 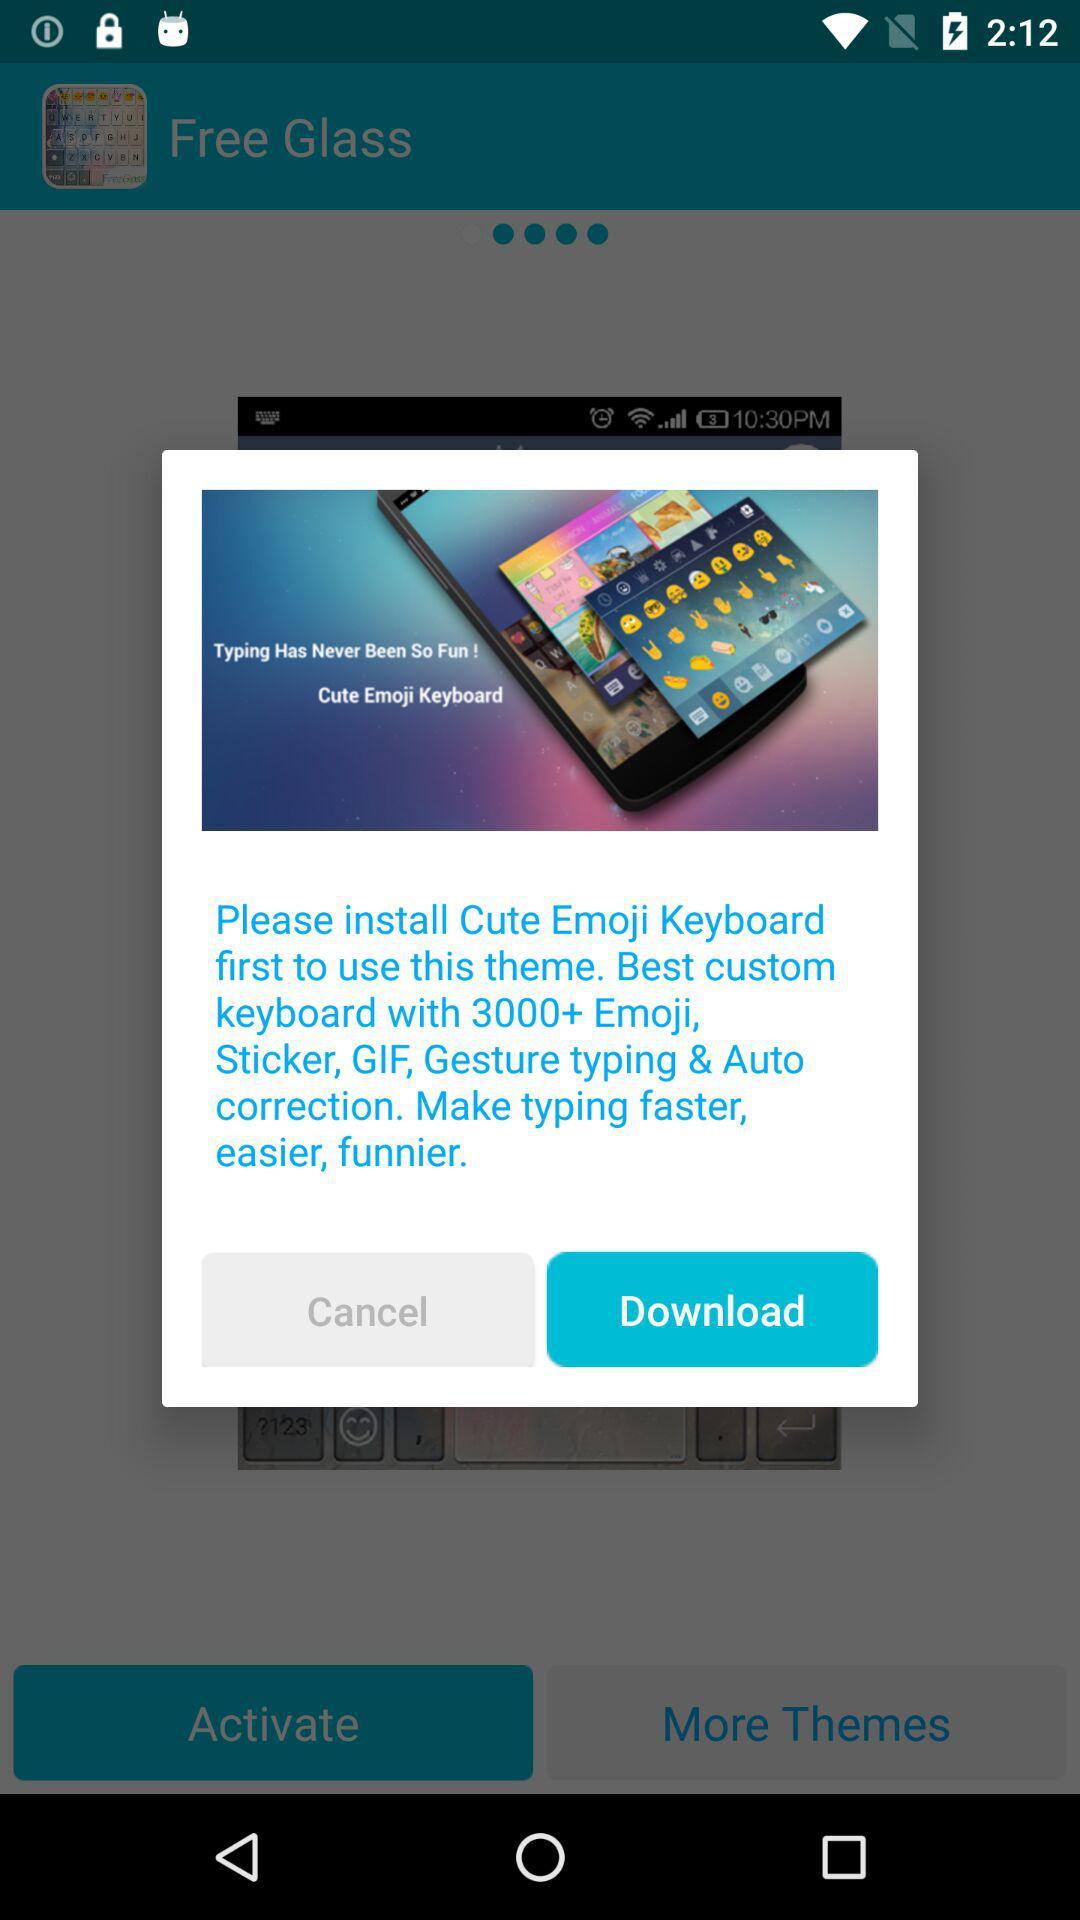 What do you see at coordinates (367, 1310) in the screenshot?
I see `cancel item` at bounding box center [367, 1310].